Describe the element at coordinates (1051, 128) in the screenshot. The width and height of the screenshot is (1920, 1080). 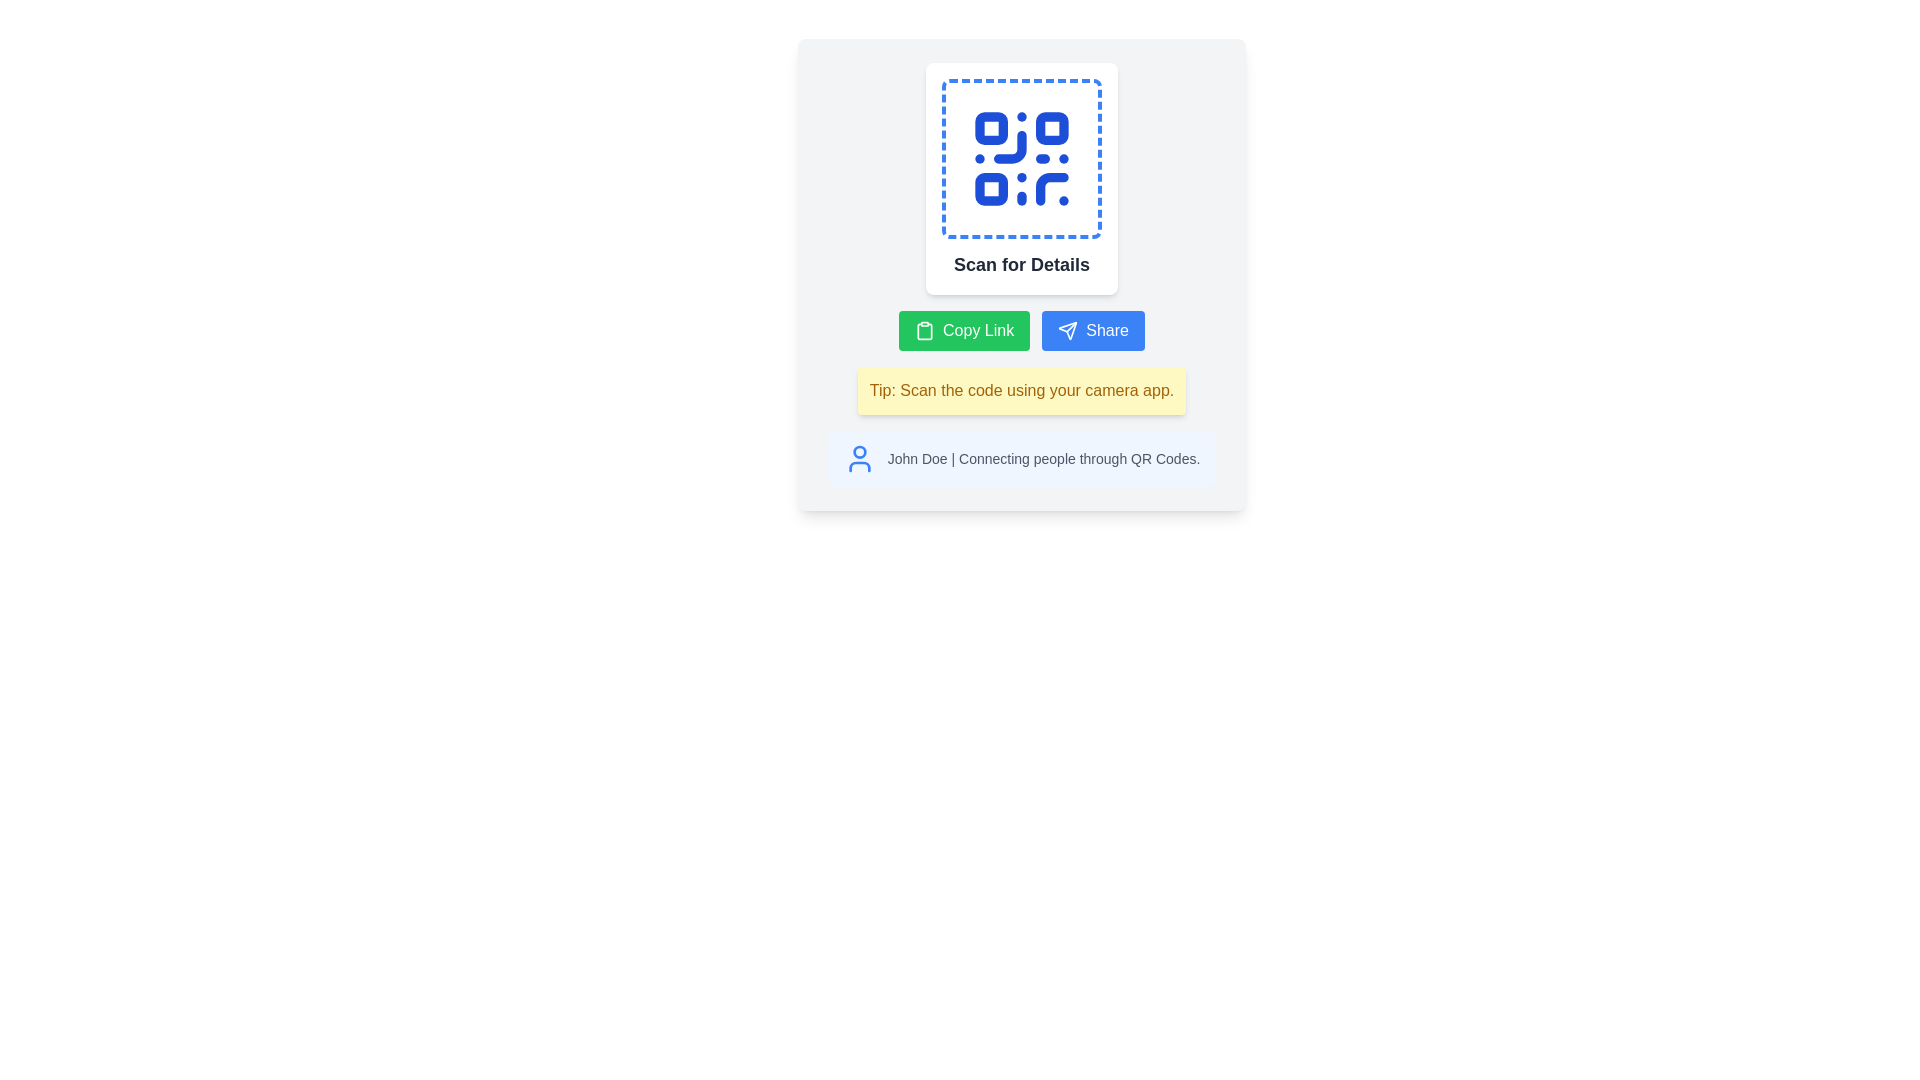
I see `the decorative graphical element located in the top-right section of the QR code graphic, which is a small square or rectangular box with rounded corners` at that location.